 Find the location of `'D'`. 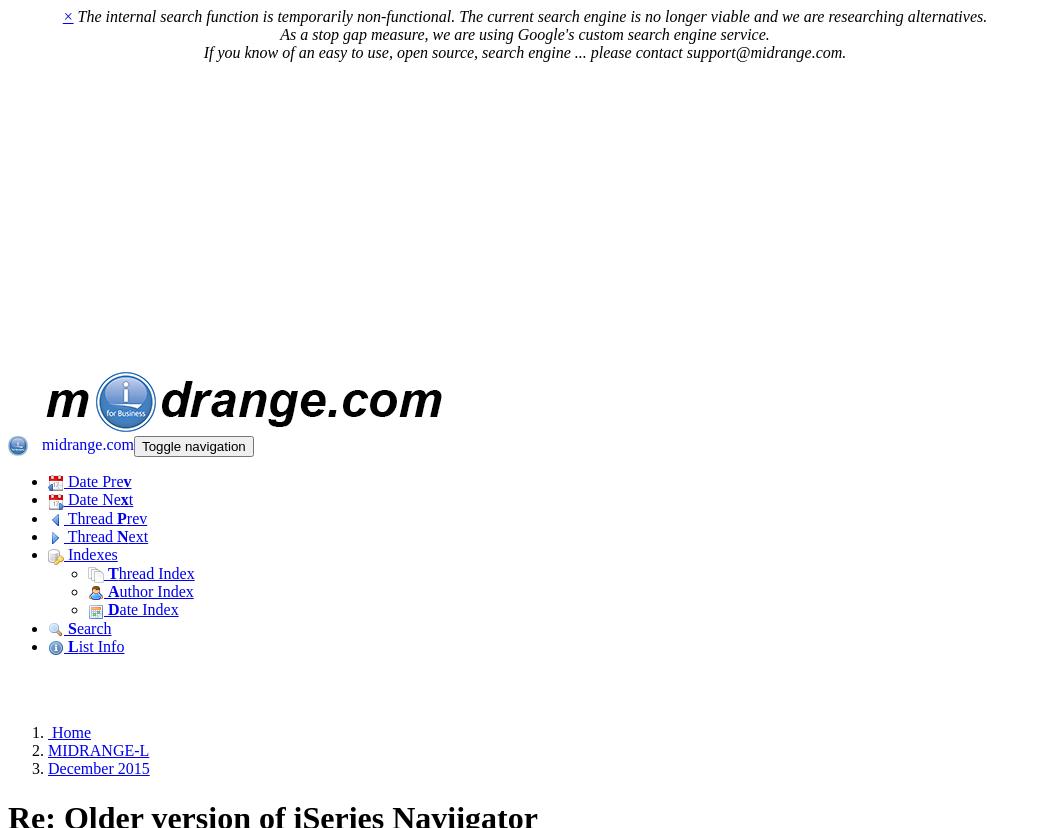

'D' is located at coordinates (112, 608).